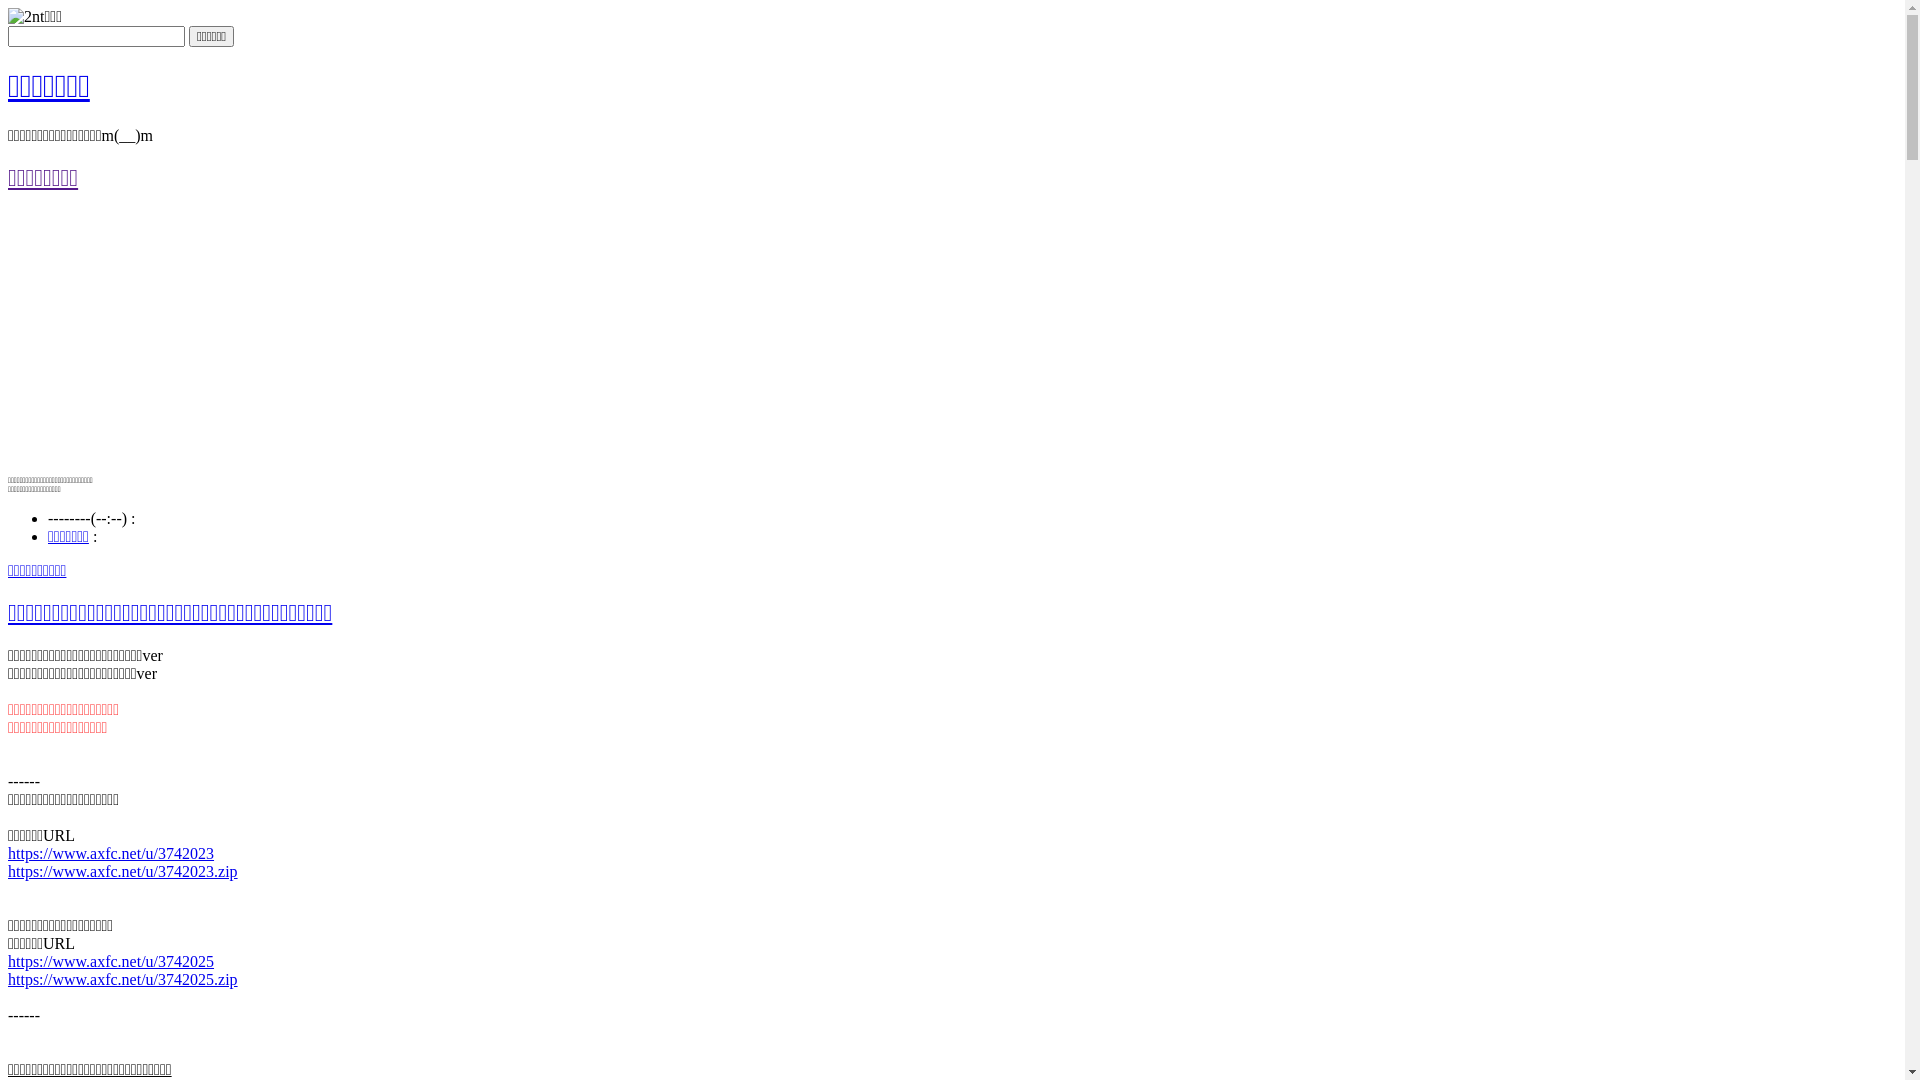 The height and width of the screenshot is (1080, 1920). What do you see at coordinates (122, 869) in the screenshot?
I see `'https://www.axfc.net/u/3742023.zip'` at bounding box center [122, 869].